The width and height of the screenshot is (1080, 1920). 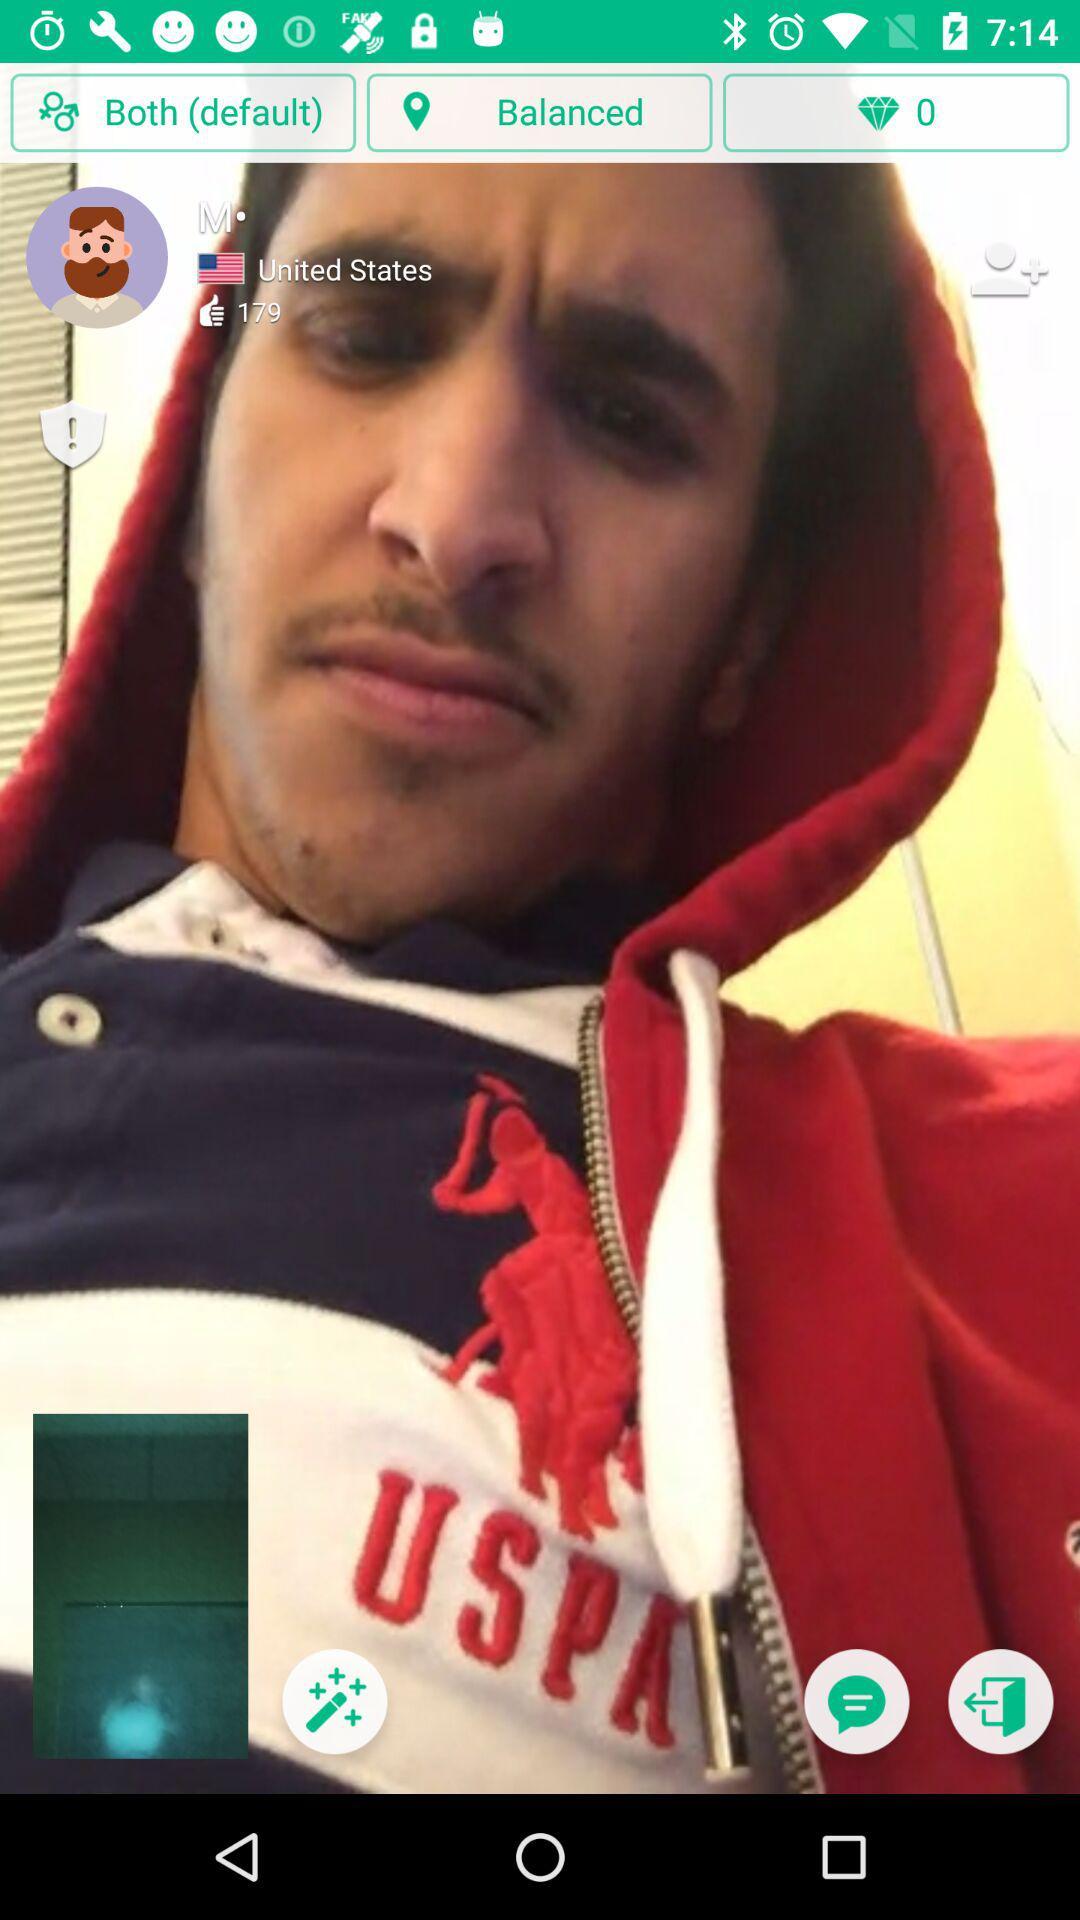 What do you see at coordinates (333, 1713) in the screenshot?
I see `effects` at bounding box center [333, 1713].